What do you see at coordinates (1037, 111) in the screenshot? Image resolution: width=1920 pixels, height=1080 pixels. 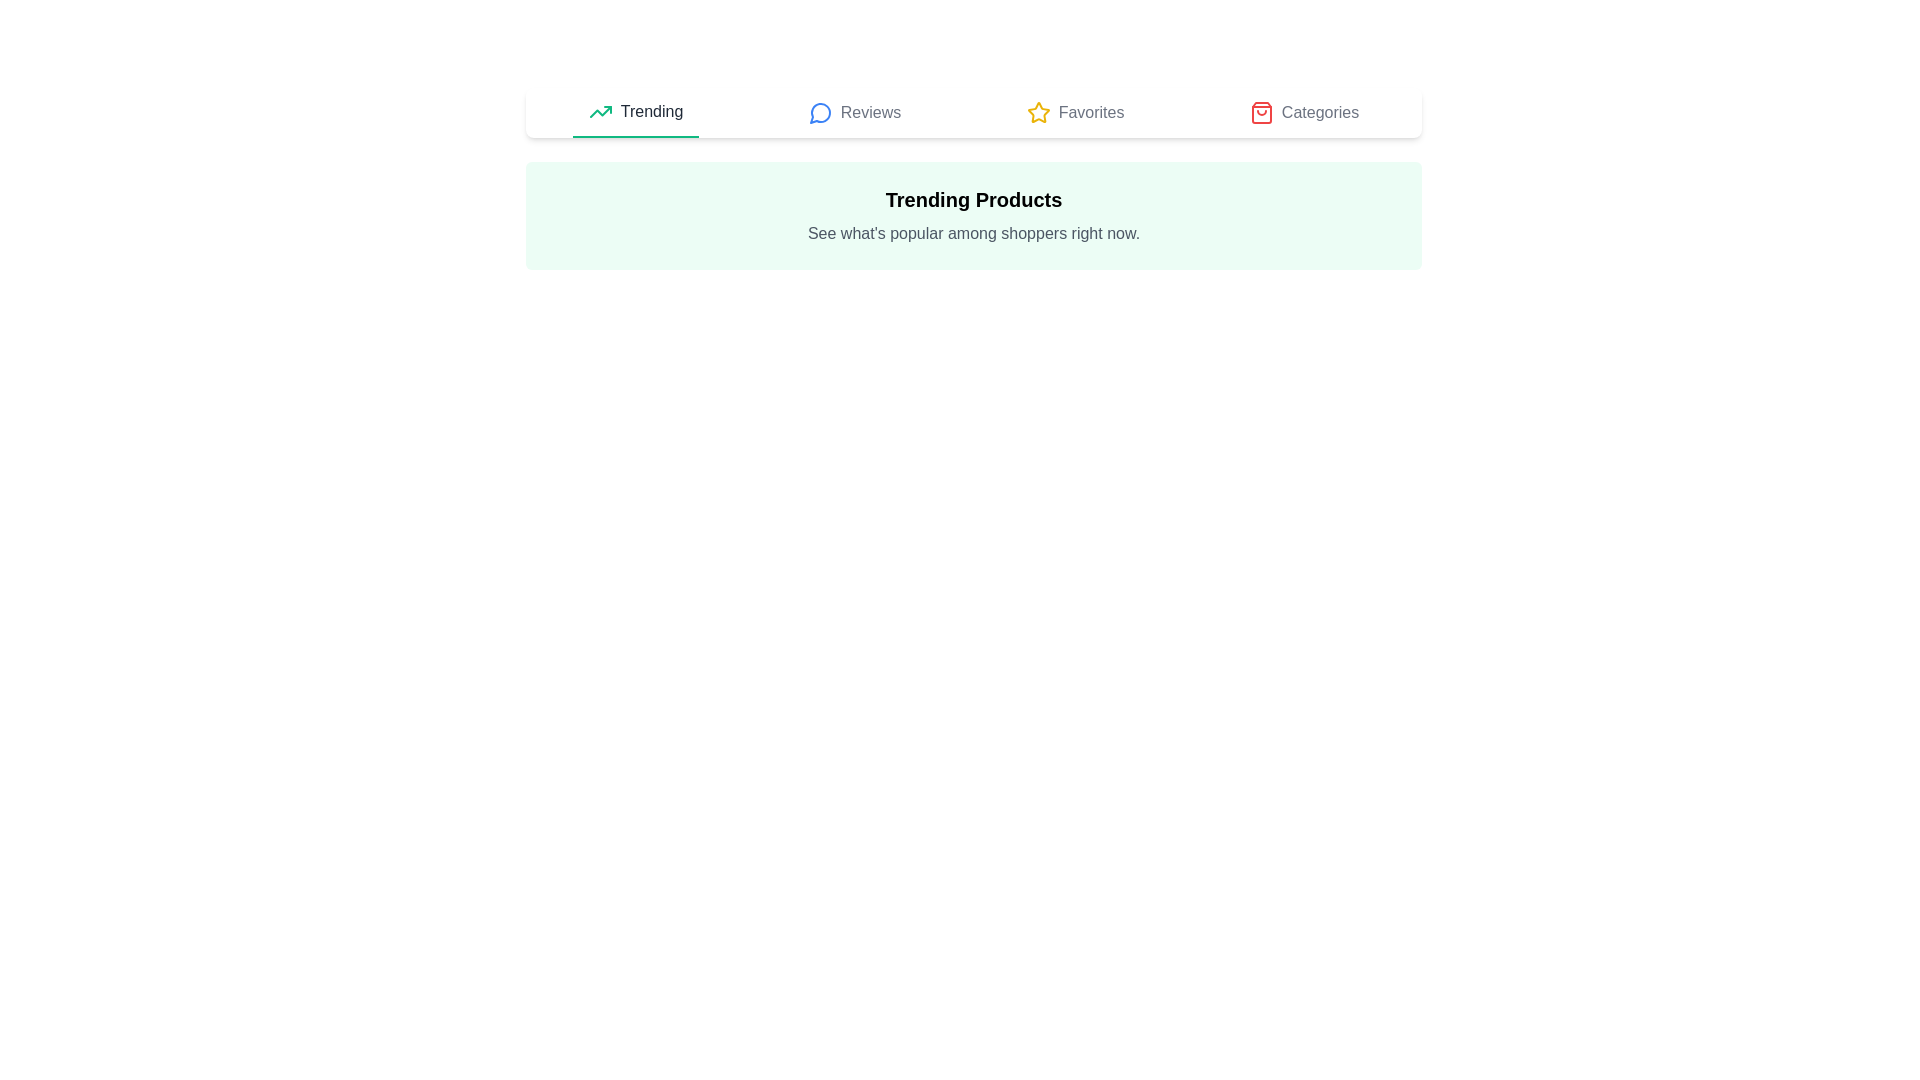 I see `the Favorites tab icon located at the top of the interface to associate it with the Favorites tab for contextual actions` at bounding box center [1037, 111].